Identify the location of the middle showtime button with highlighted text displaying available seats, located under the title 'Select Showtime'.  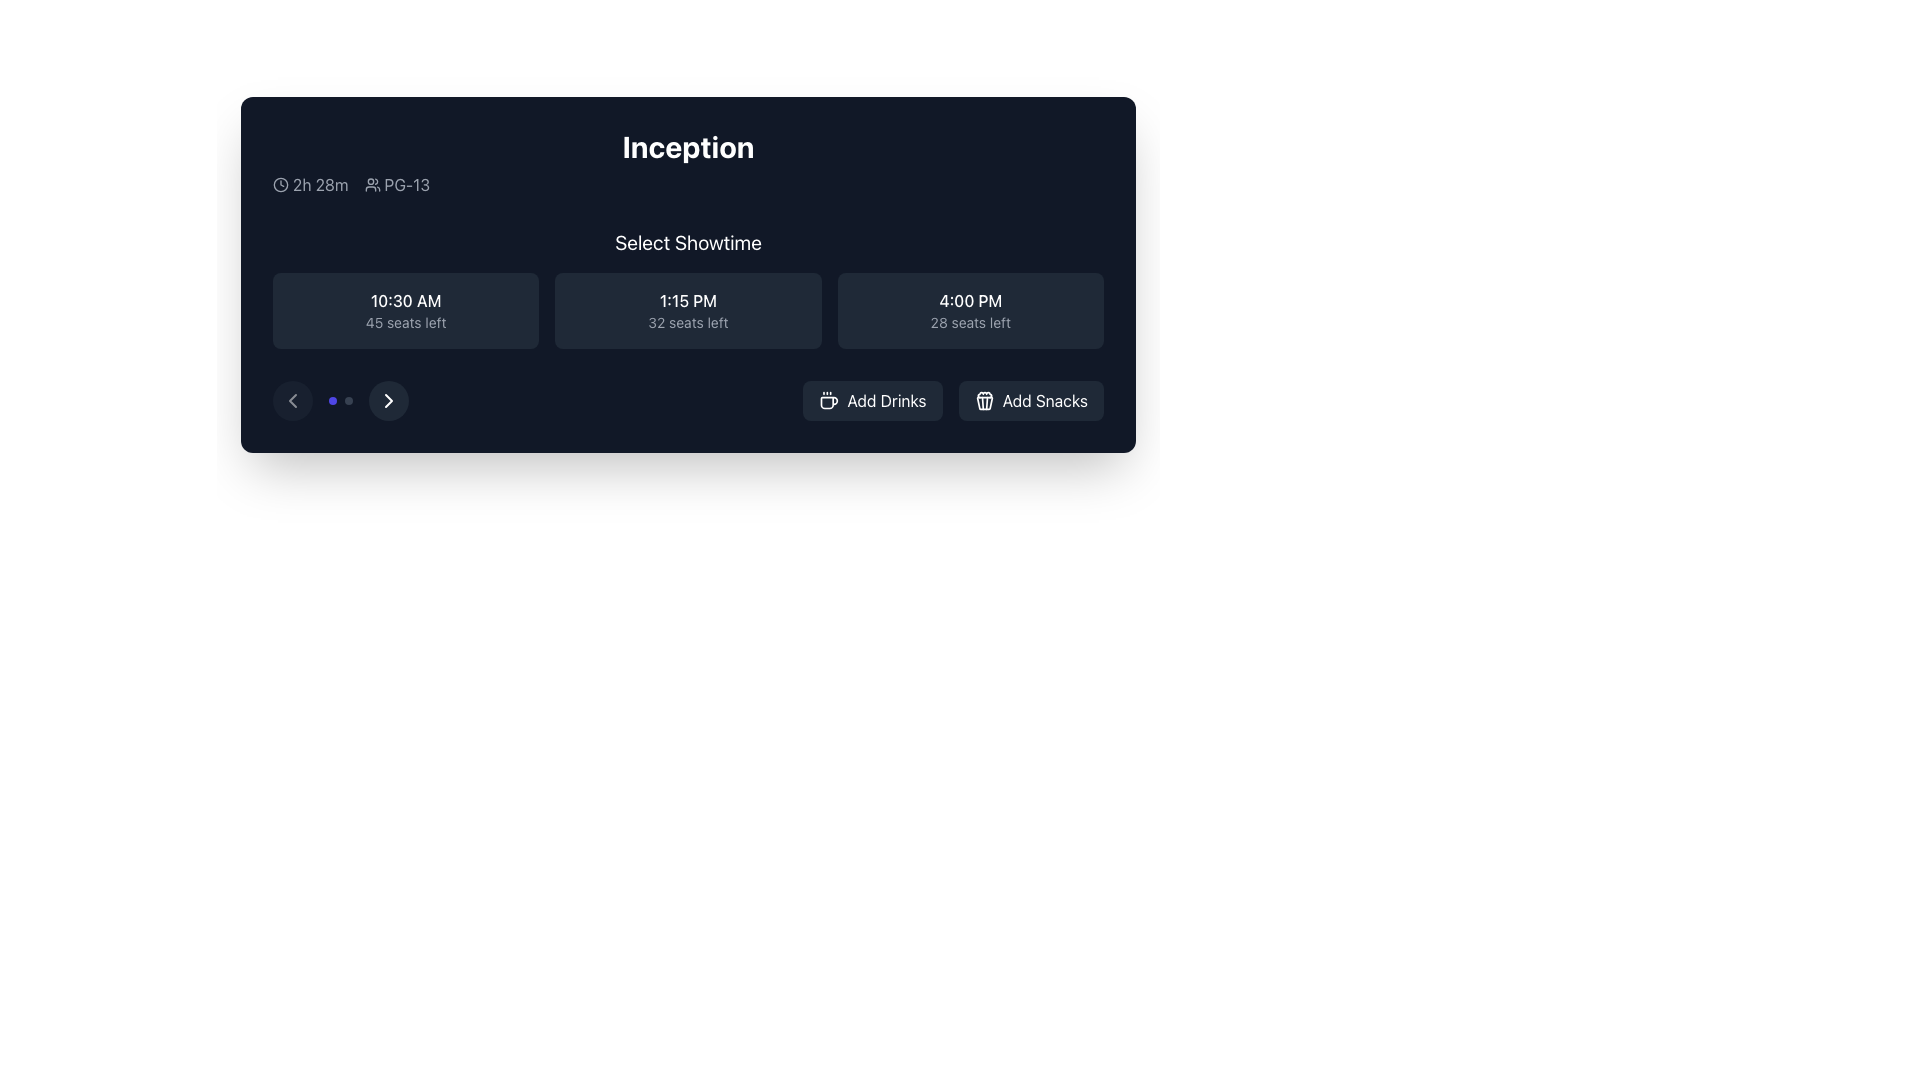
(688, 311).